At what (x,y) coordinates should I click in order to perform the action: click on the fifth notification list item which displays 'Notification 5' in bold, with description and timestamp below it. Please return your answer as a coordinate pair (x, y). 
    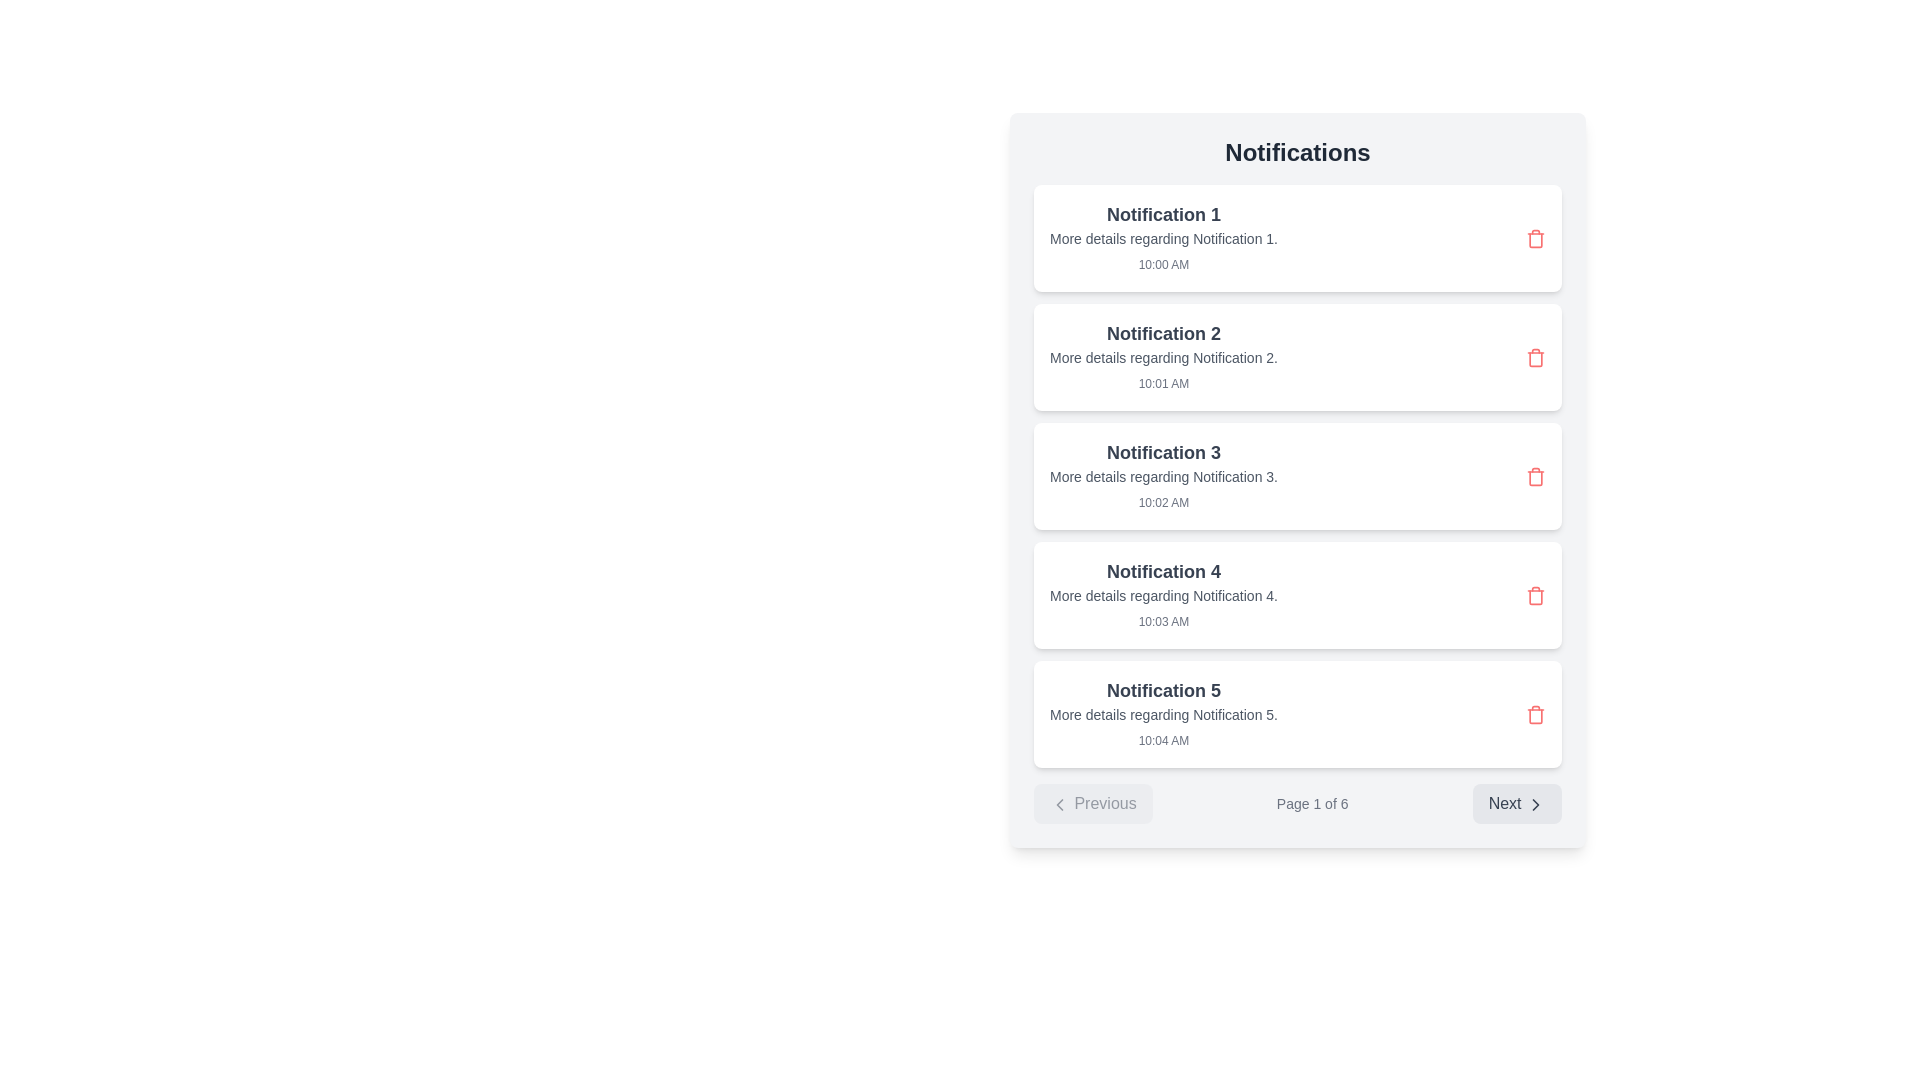
    Looking at the image, I should click on (1164, 713).